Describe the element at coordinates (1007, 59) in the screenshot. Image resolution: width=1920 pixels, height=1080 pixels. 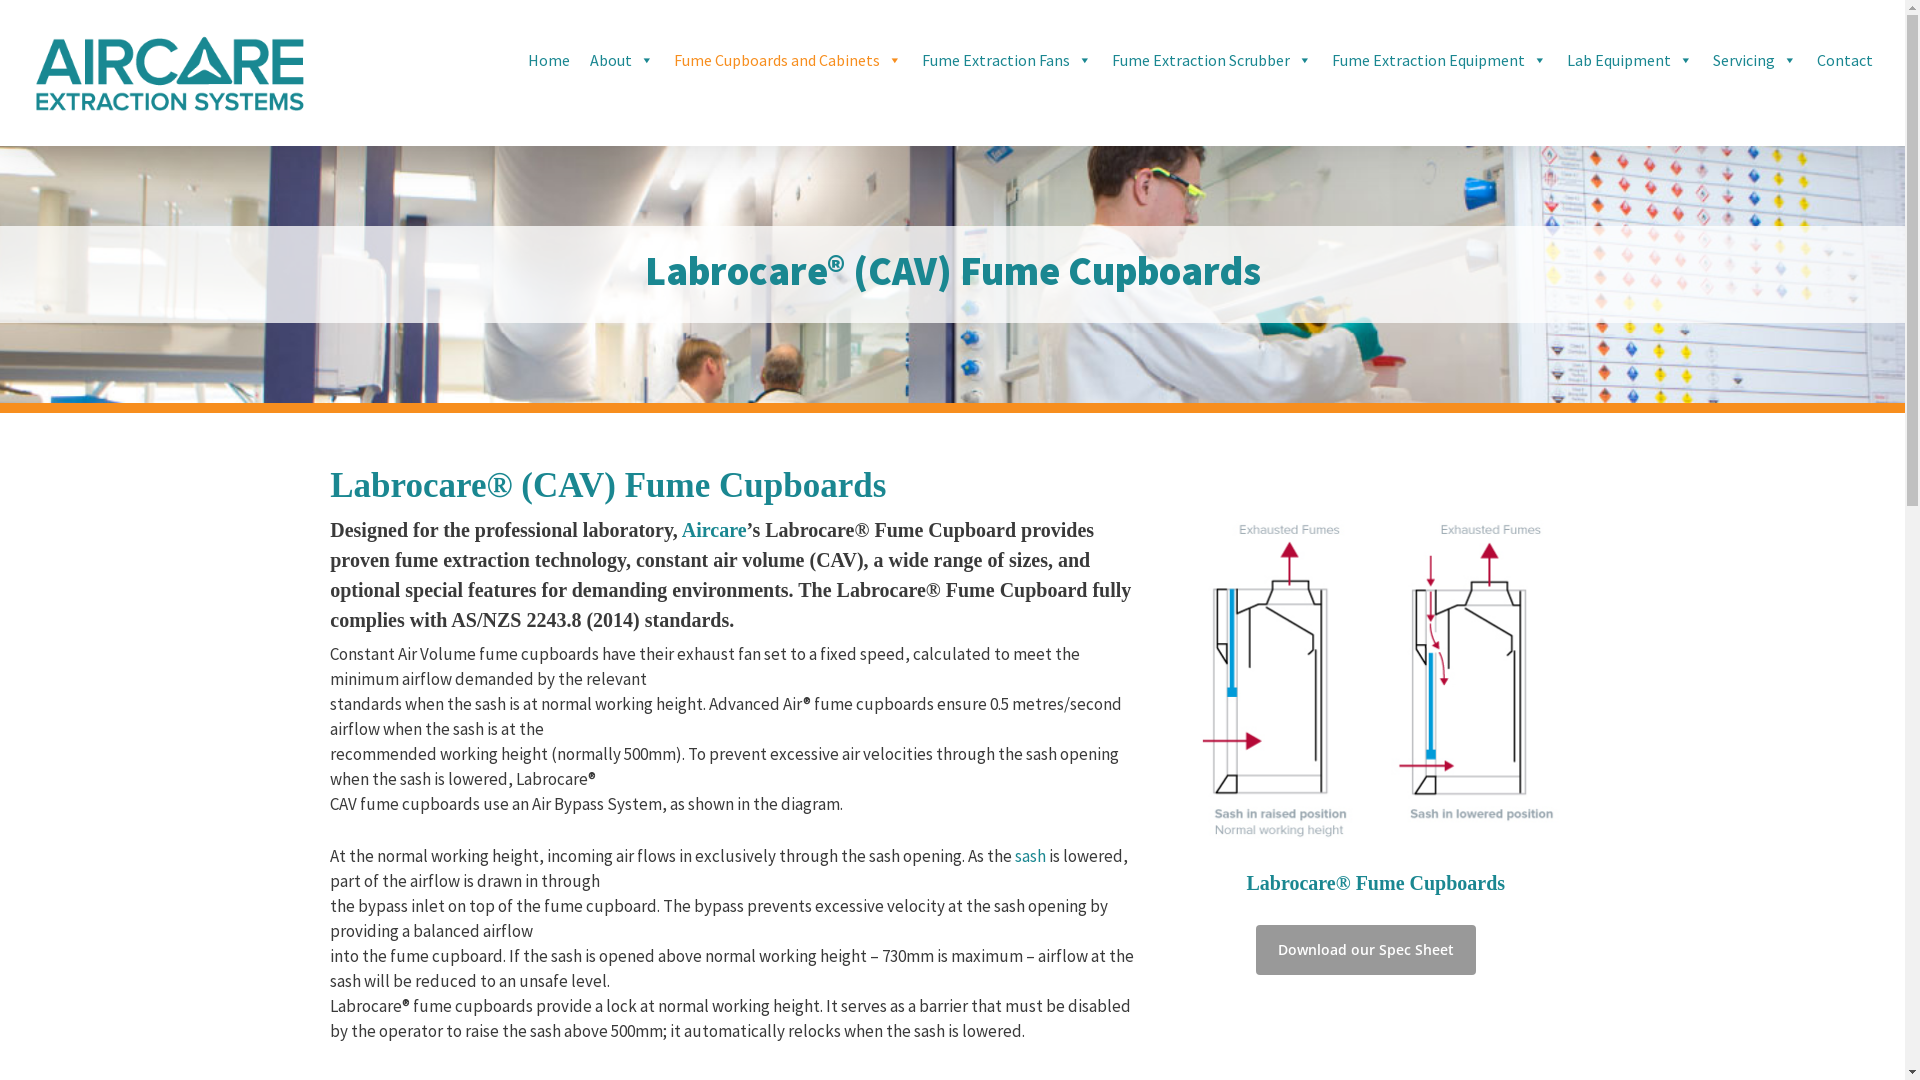
I see `'Fume Extraction Fans'` at that location.